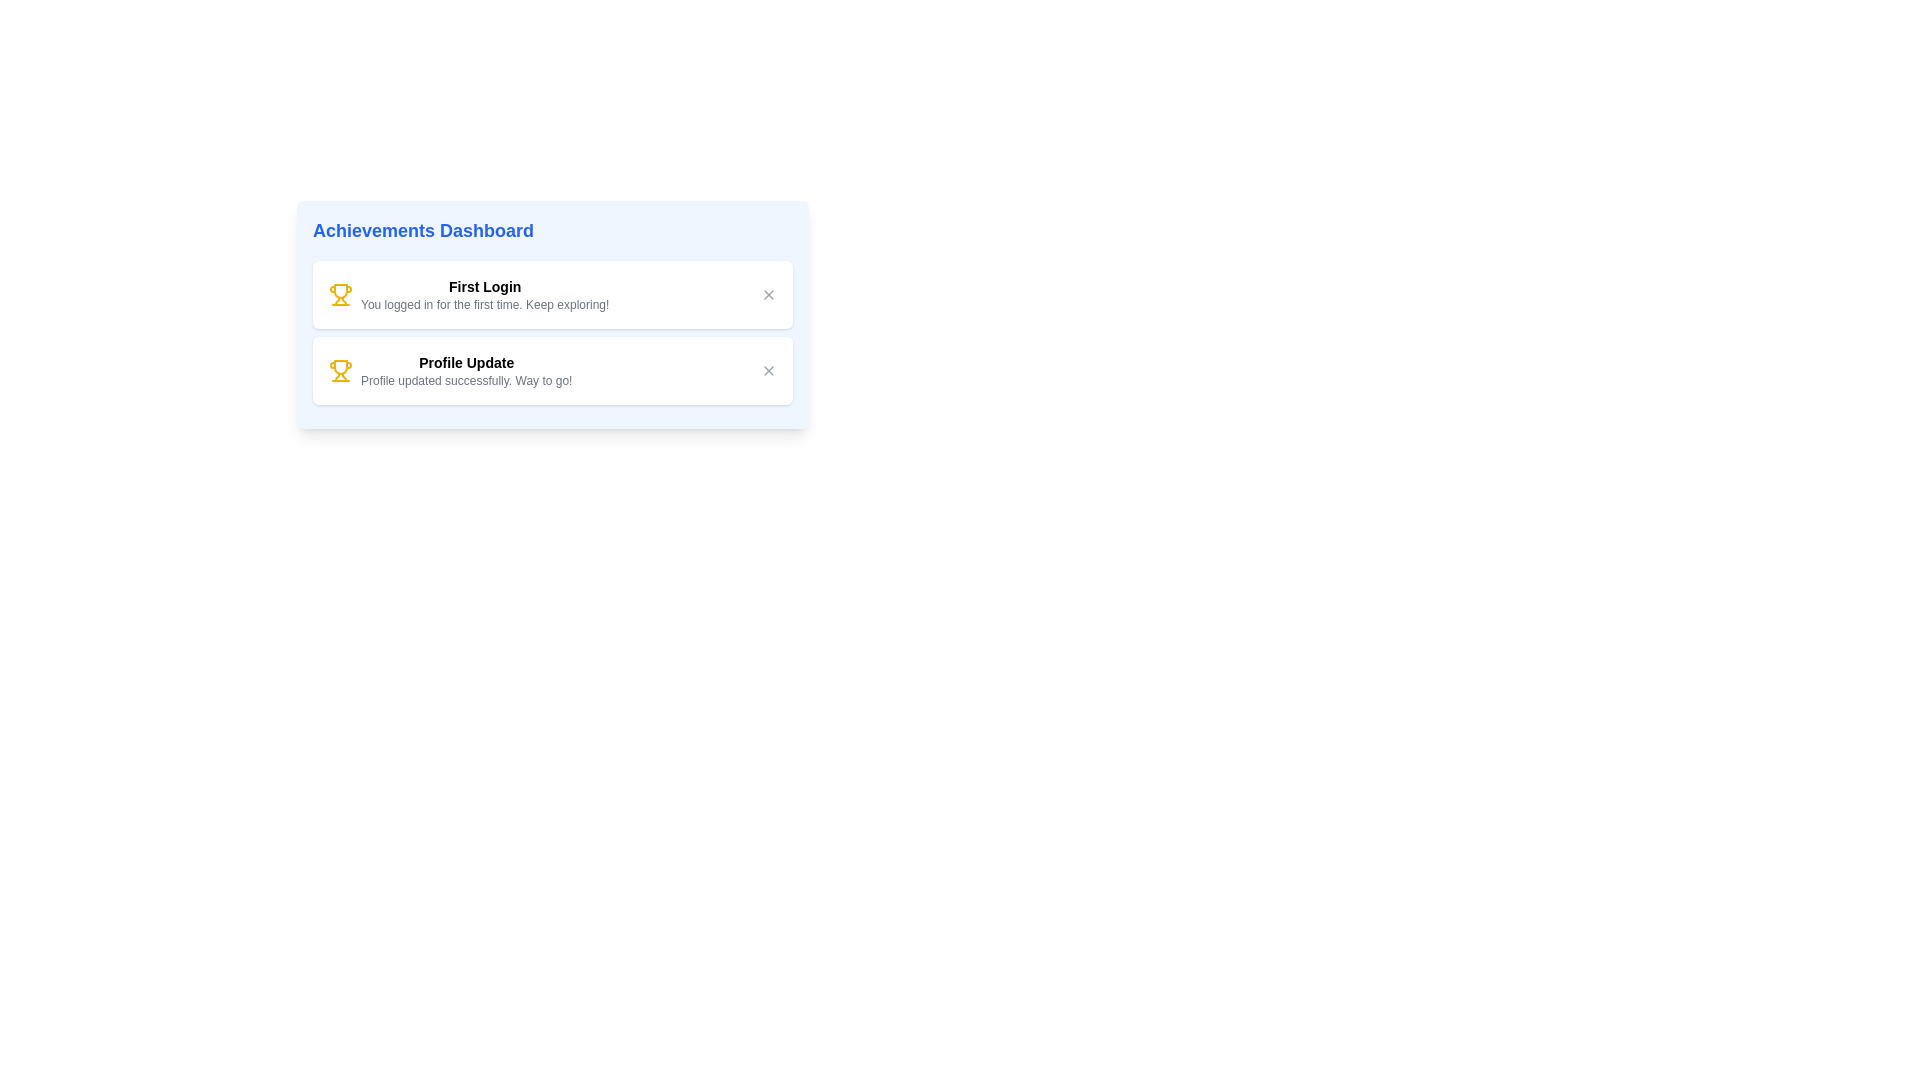  I want to click on the top segment of the trophy icon located in the second list item under the 'Achievements Dashboard' section, which visually represents an accomplishment or reward, so click(340, 290).